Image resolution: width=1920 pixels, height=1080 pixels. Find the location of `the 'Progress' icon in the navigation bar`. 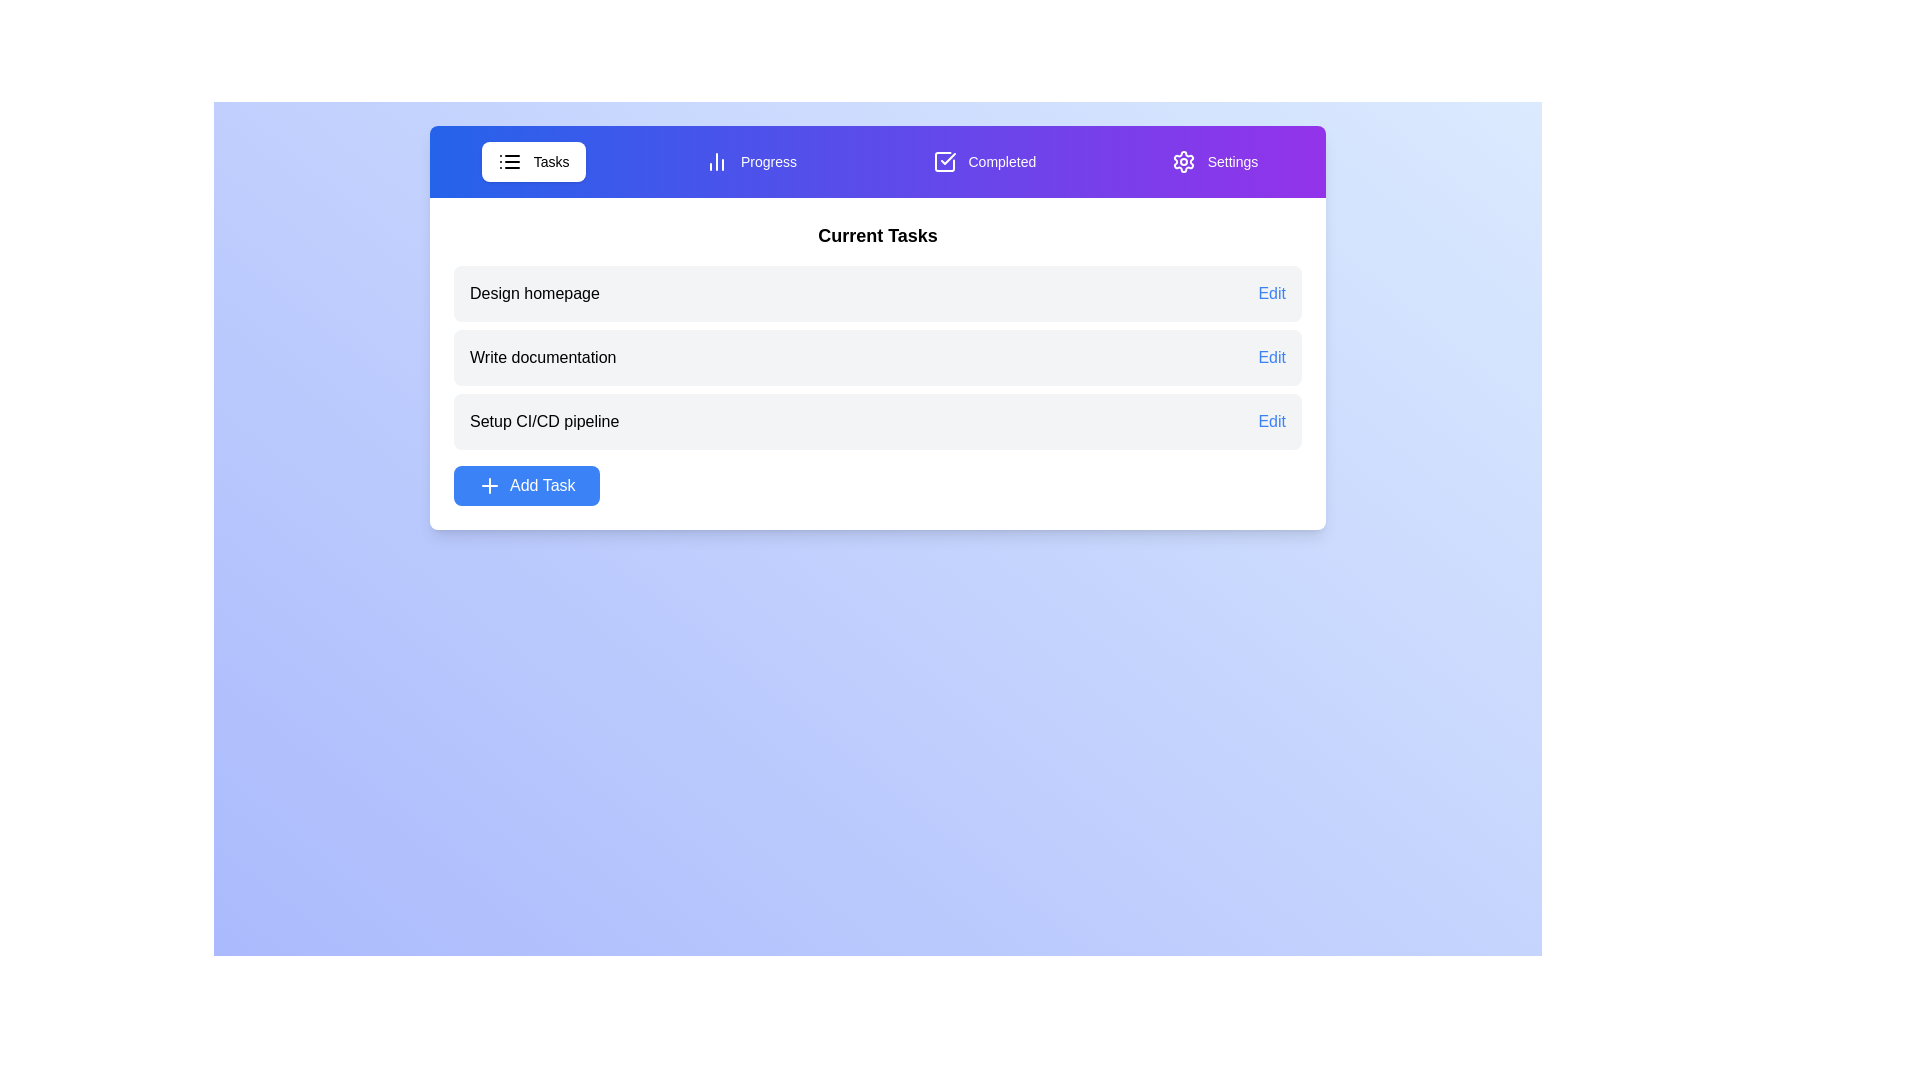

the 'Progress' icon in the navigation bar is located at coordinates (716, 161).